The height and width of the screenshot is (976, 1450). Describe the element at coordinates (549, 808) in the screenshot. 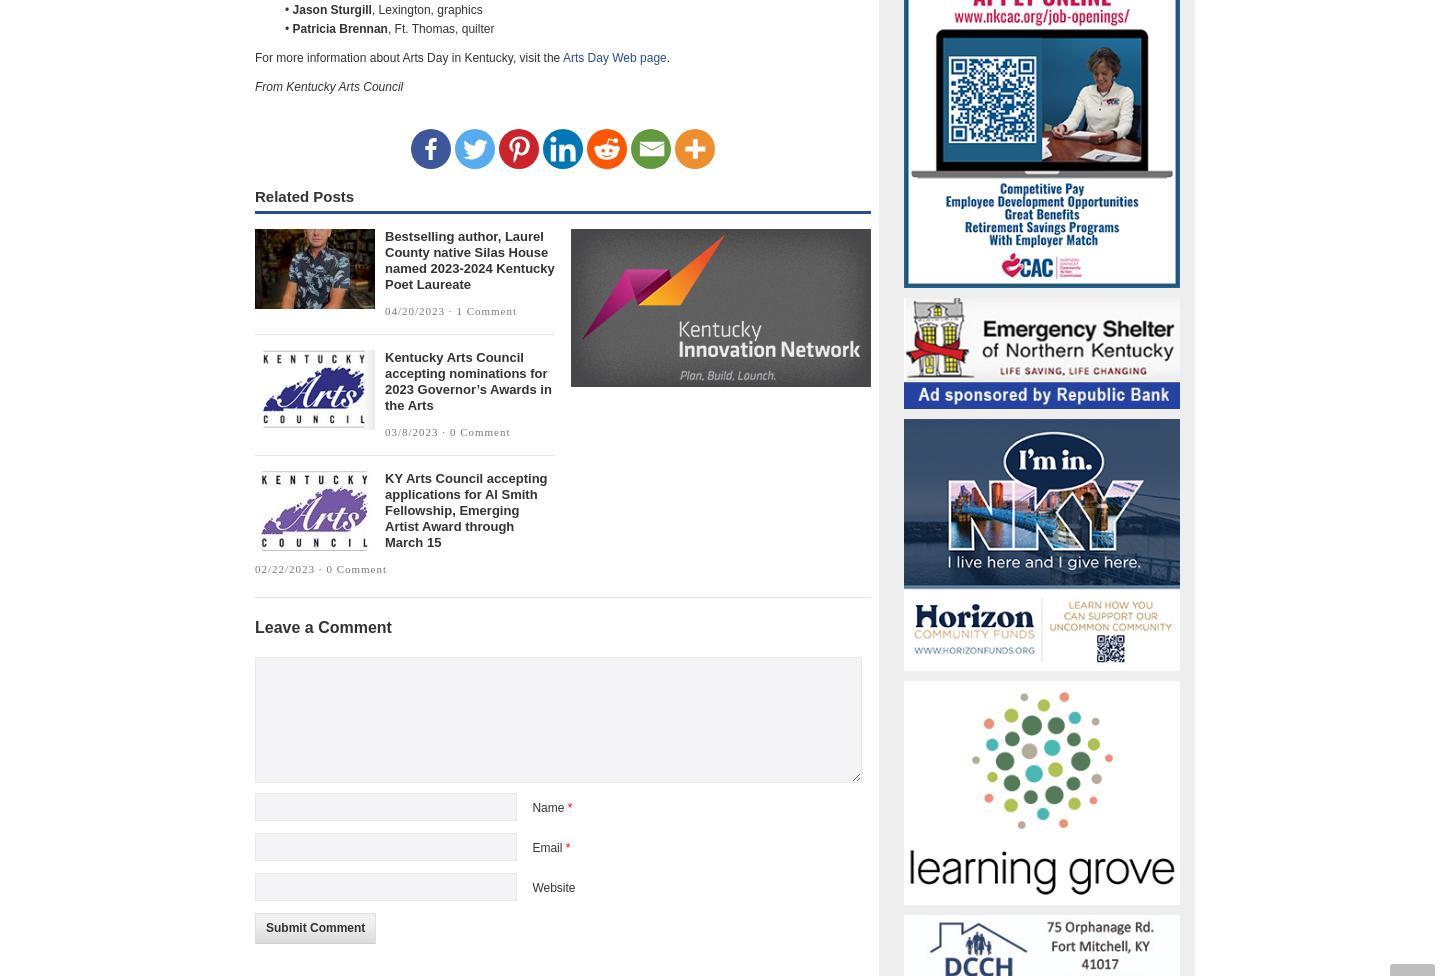

I see `'Name'` at that location.